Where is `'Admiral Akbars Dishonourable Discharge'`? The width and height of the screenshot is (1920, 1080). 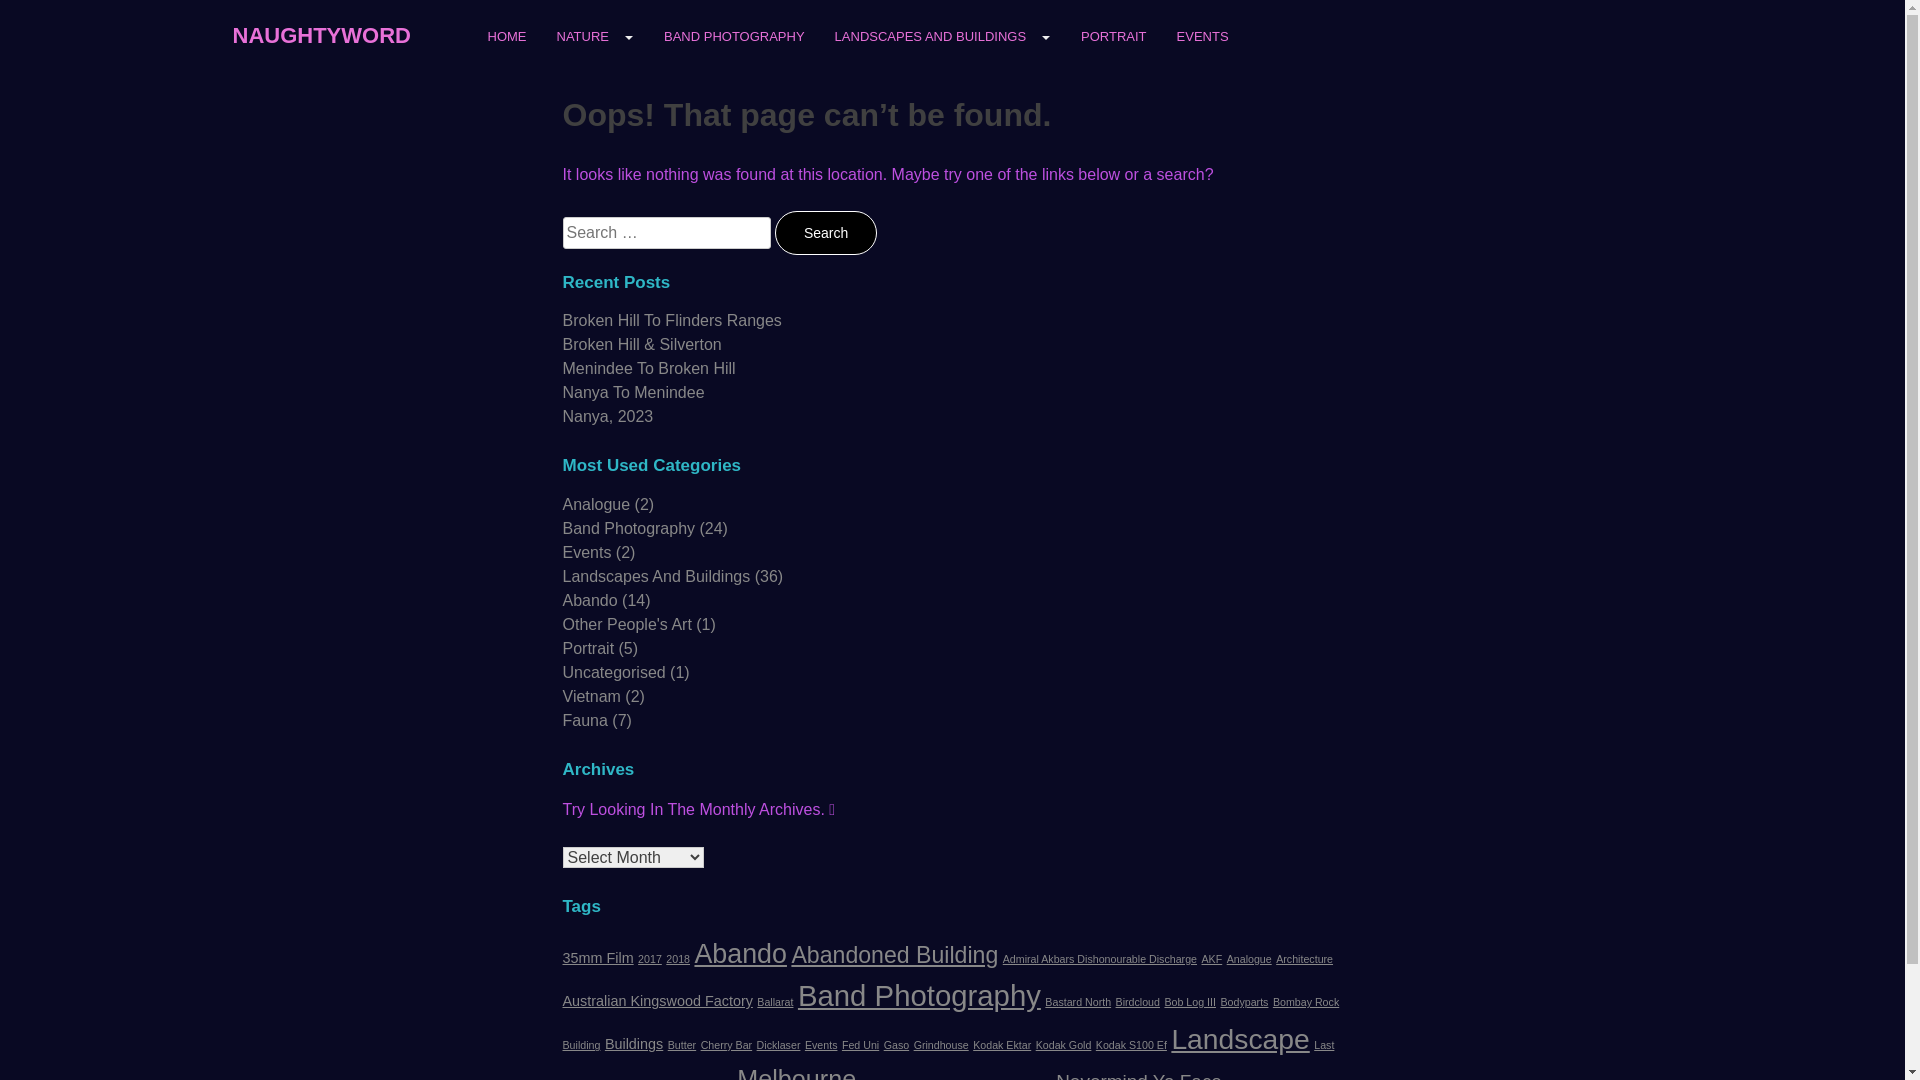
'Admiral Akbars Dishonourable Discharge' is located at coordinates (1003, 958).